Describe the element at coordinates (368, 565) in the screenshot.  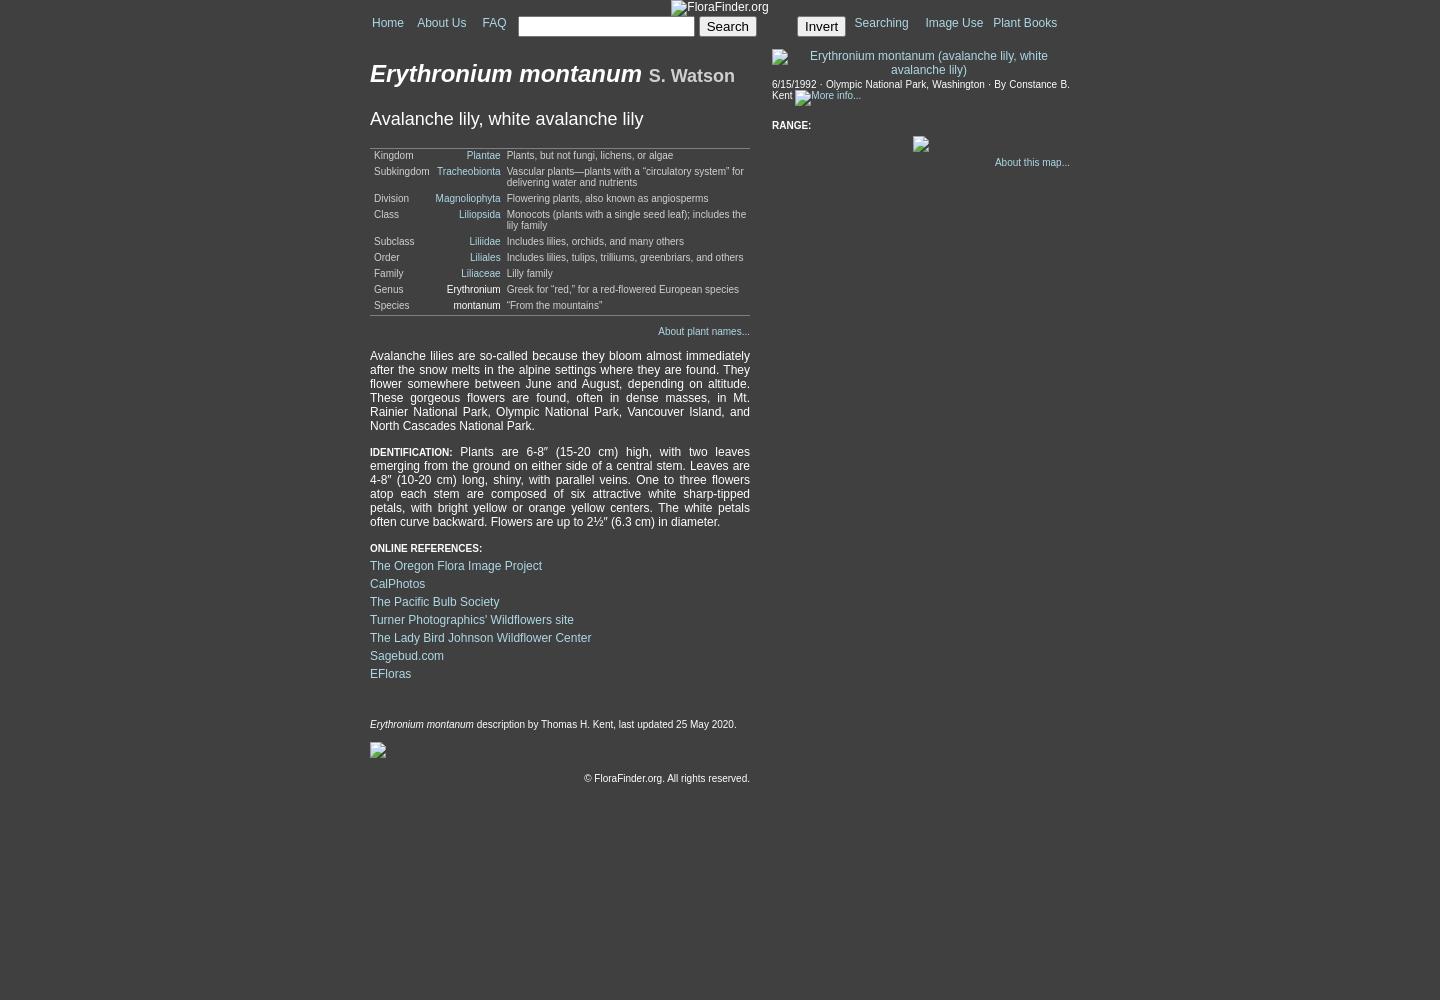
I see `'The Oregon Flora Image Project'` at that location.